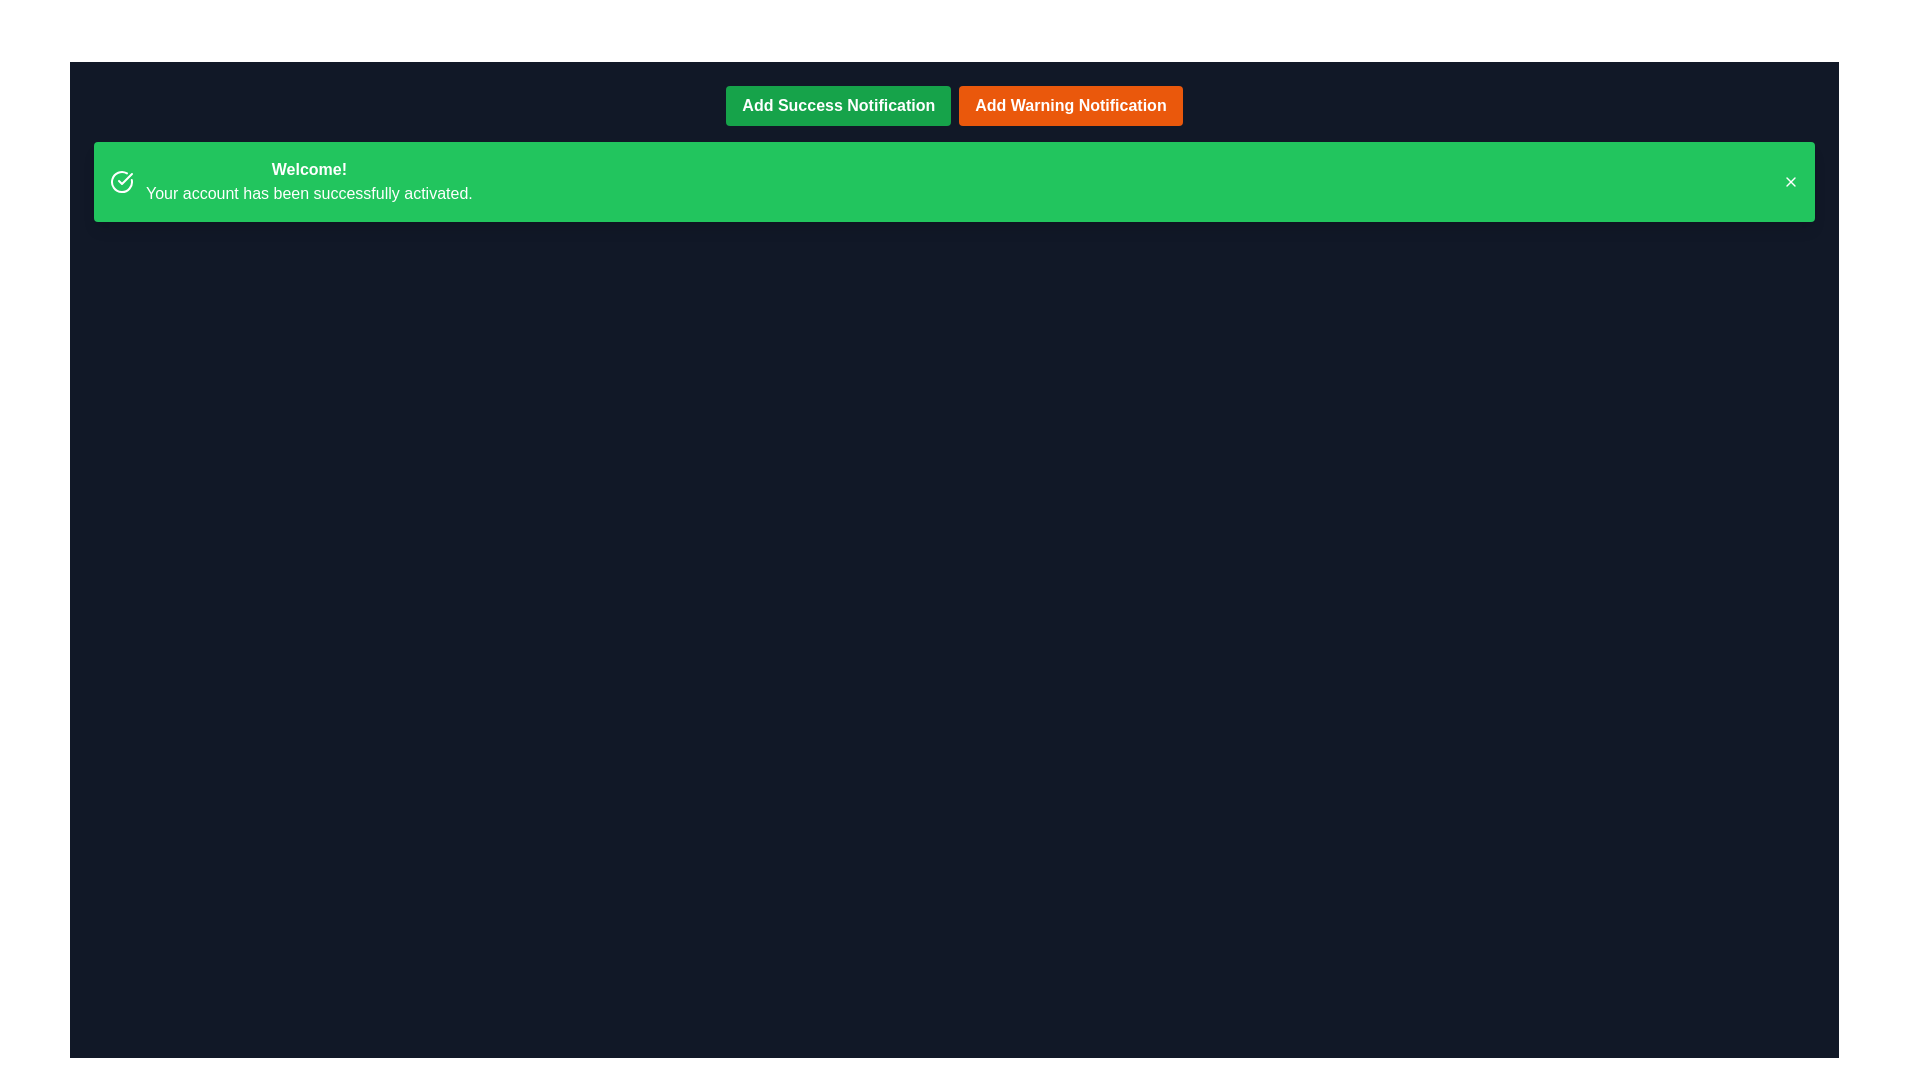 This screenshot has width=1920, height=1080. I want to click on the checkmark icon within the SVG graphic located in the left section of the green notification bar at the top of the interface, which indicates a successfully completed action, so click(124, 177).